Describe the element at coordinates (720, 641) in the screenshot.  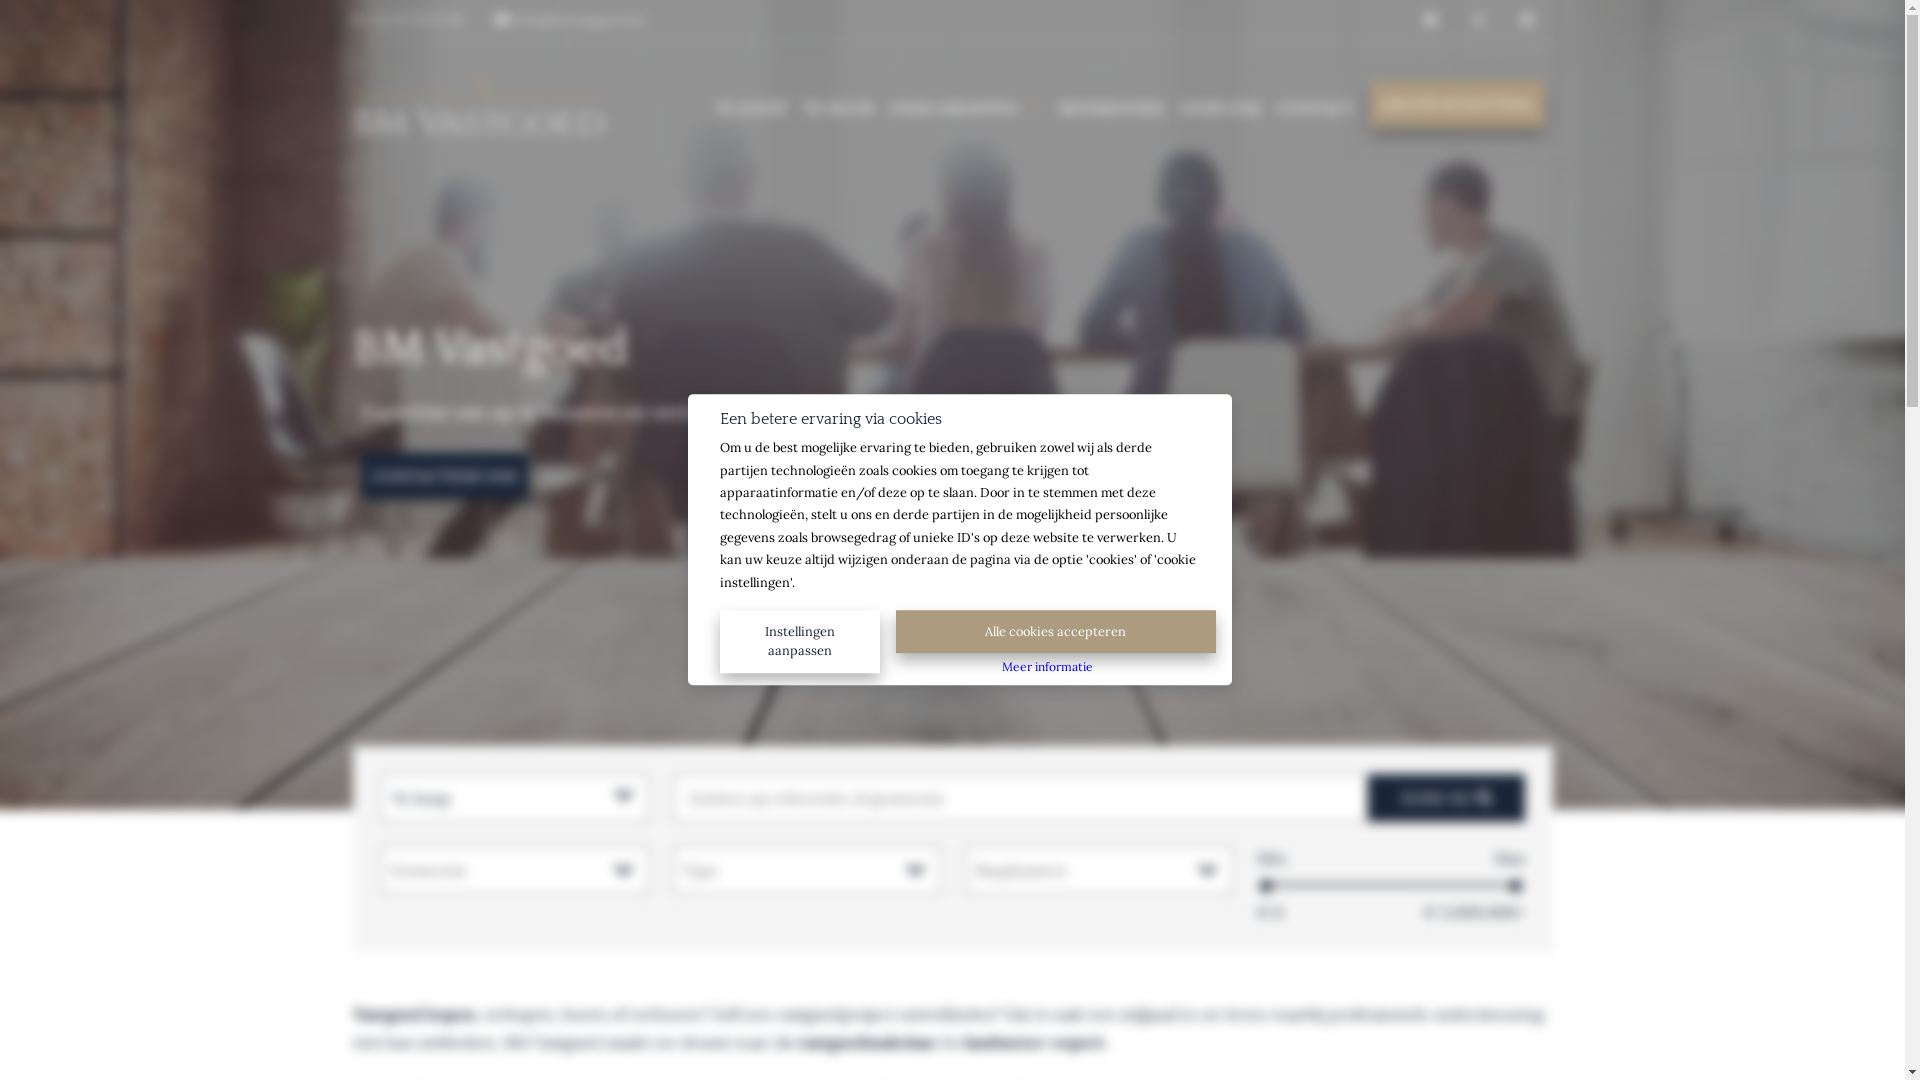
I see `'Instellingen aanpassen'` at that location.